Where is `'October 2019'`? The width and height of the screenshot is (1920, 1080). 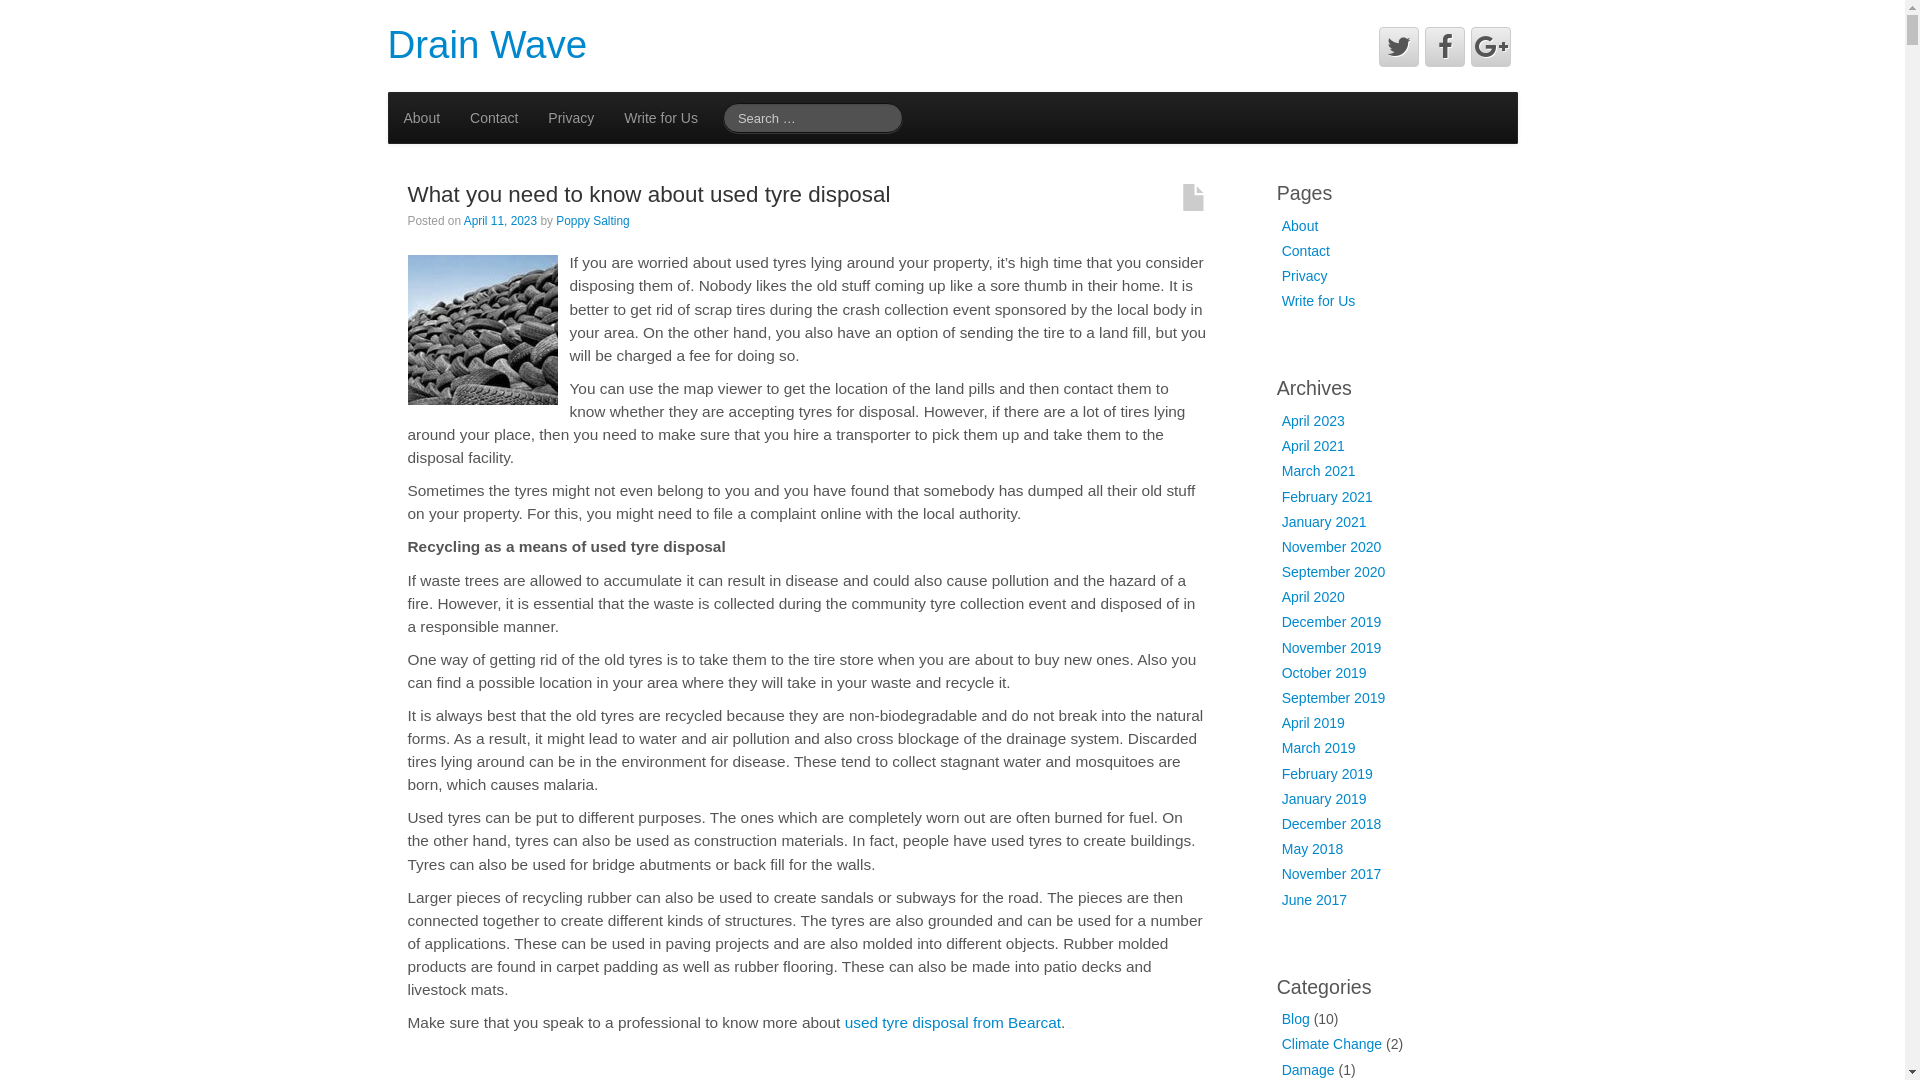
'October 2019' is located at coordinates (1324, 672).